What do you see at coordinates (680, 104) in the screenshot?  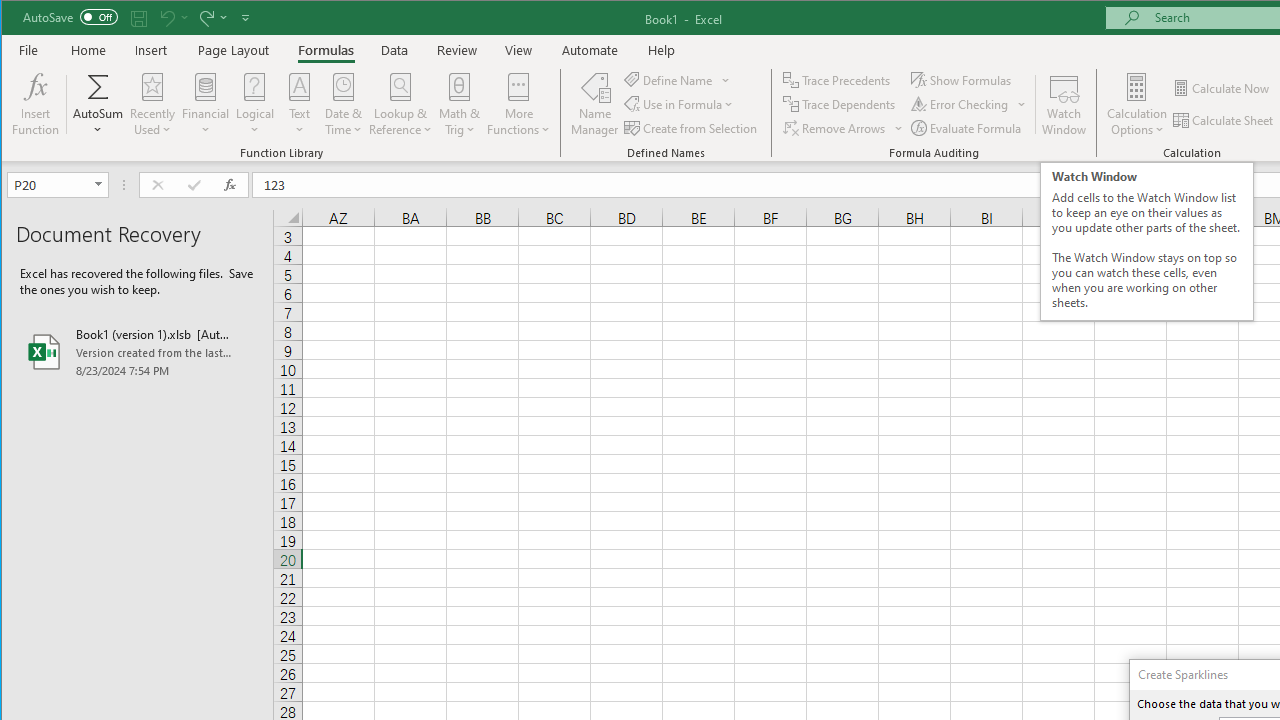 I see `'Use in Formula'` at bounding box center [680, 104].